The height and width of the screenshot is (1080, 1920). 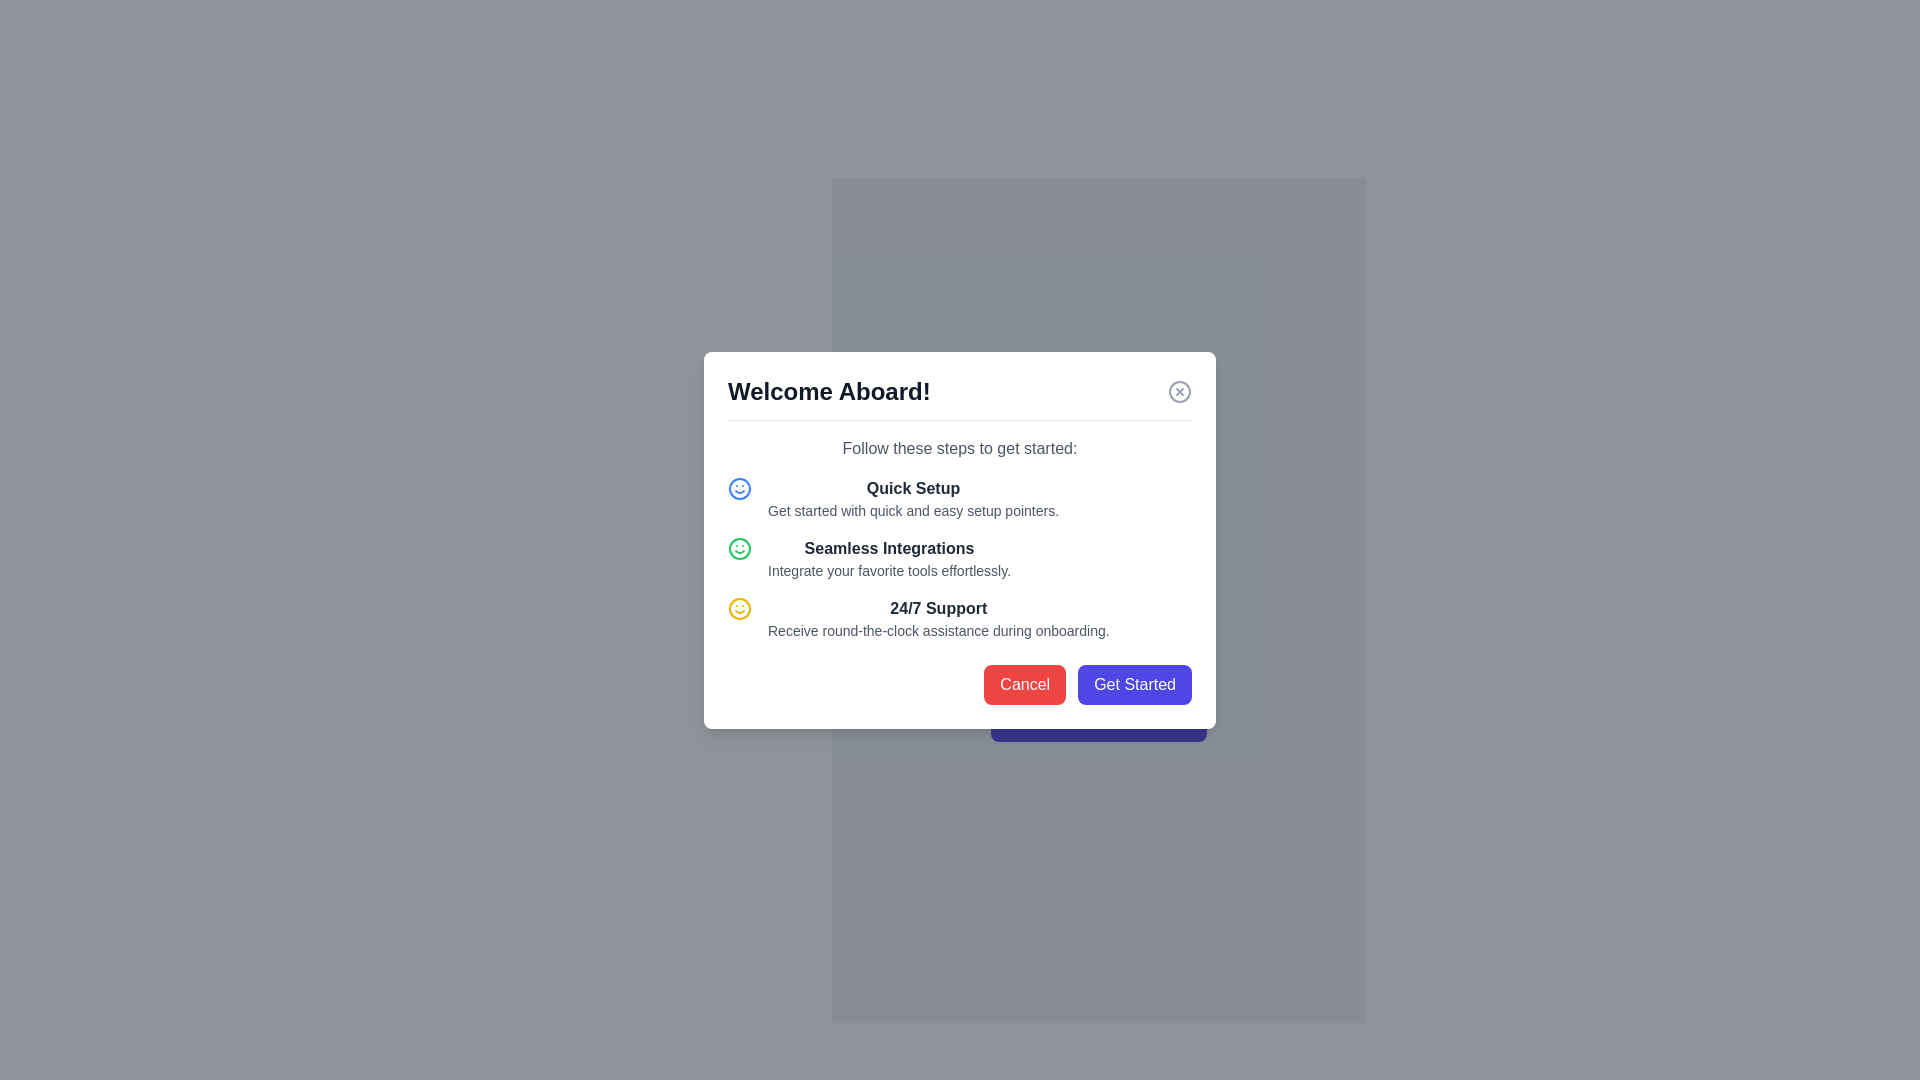 I want to click on the SVG icon representing positivity or friendliness associated with '24/7 Support', located to the left of the text, so click(x=738, y=607).